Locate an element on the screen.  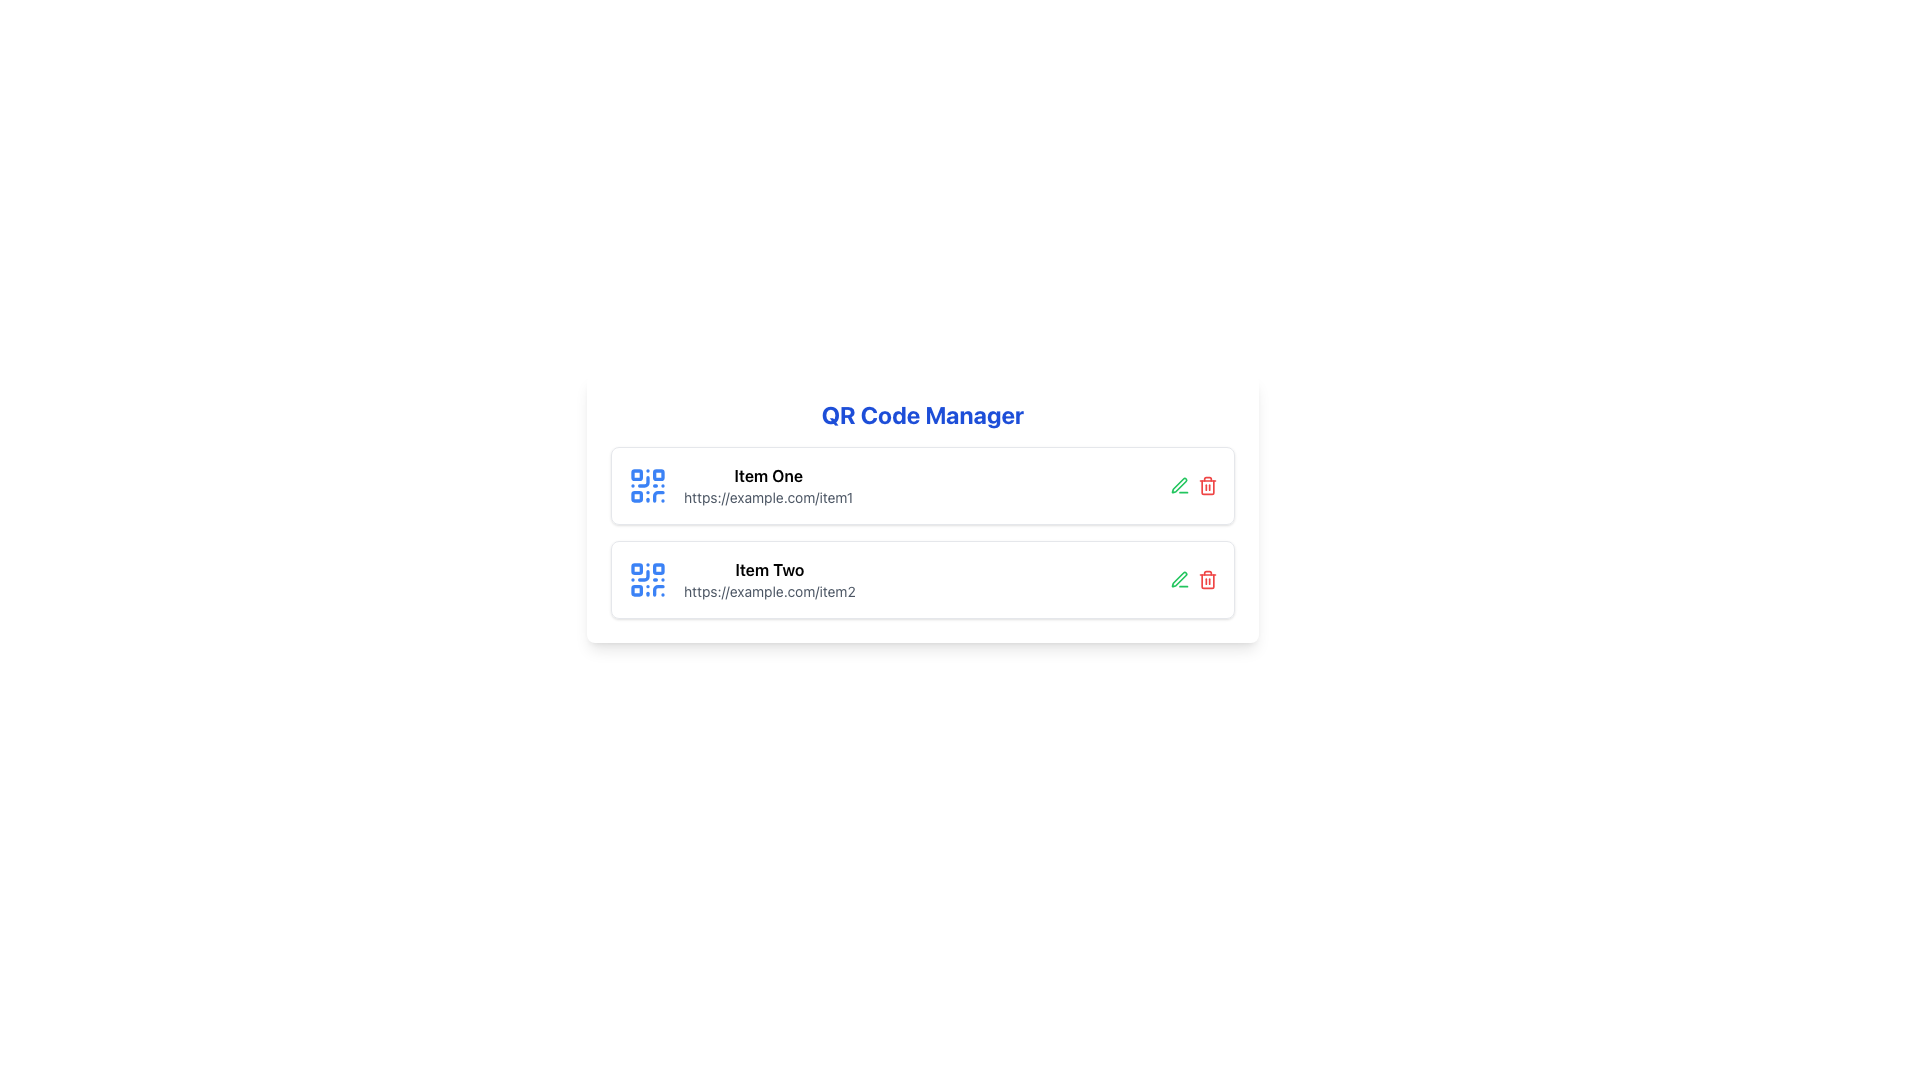
the Icon Button (Pen Symbol) located to the right of 'Item One' to initiate an edit action is located at coordinates (1179, 579).